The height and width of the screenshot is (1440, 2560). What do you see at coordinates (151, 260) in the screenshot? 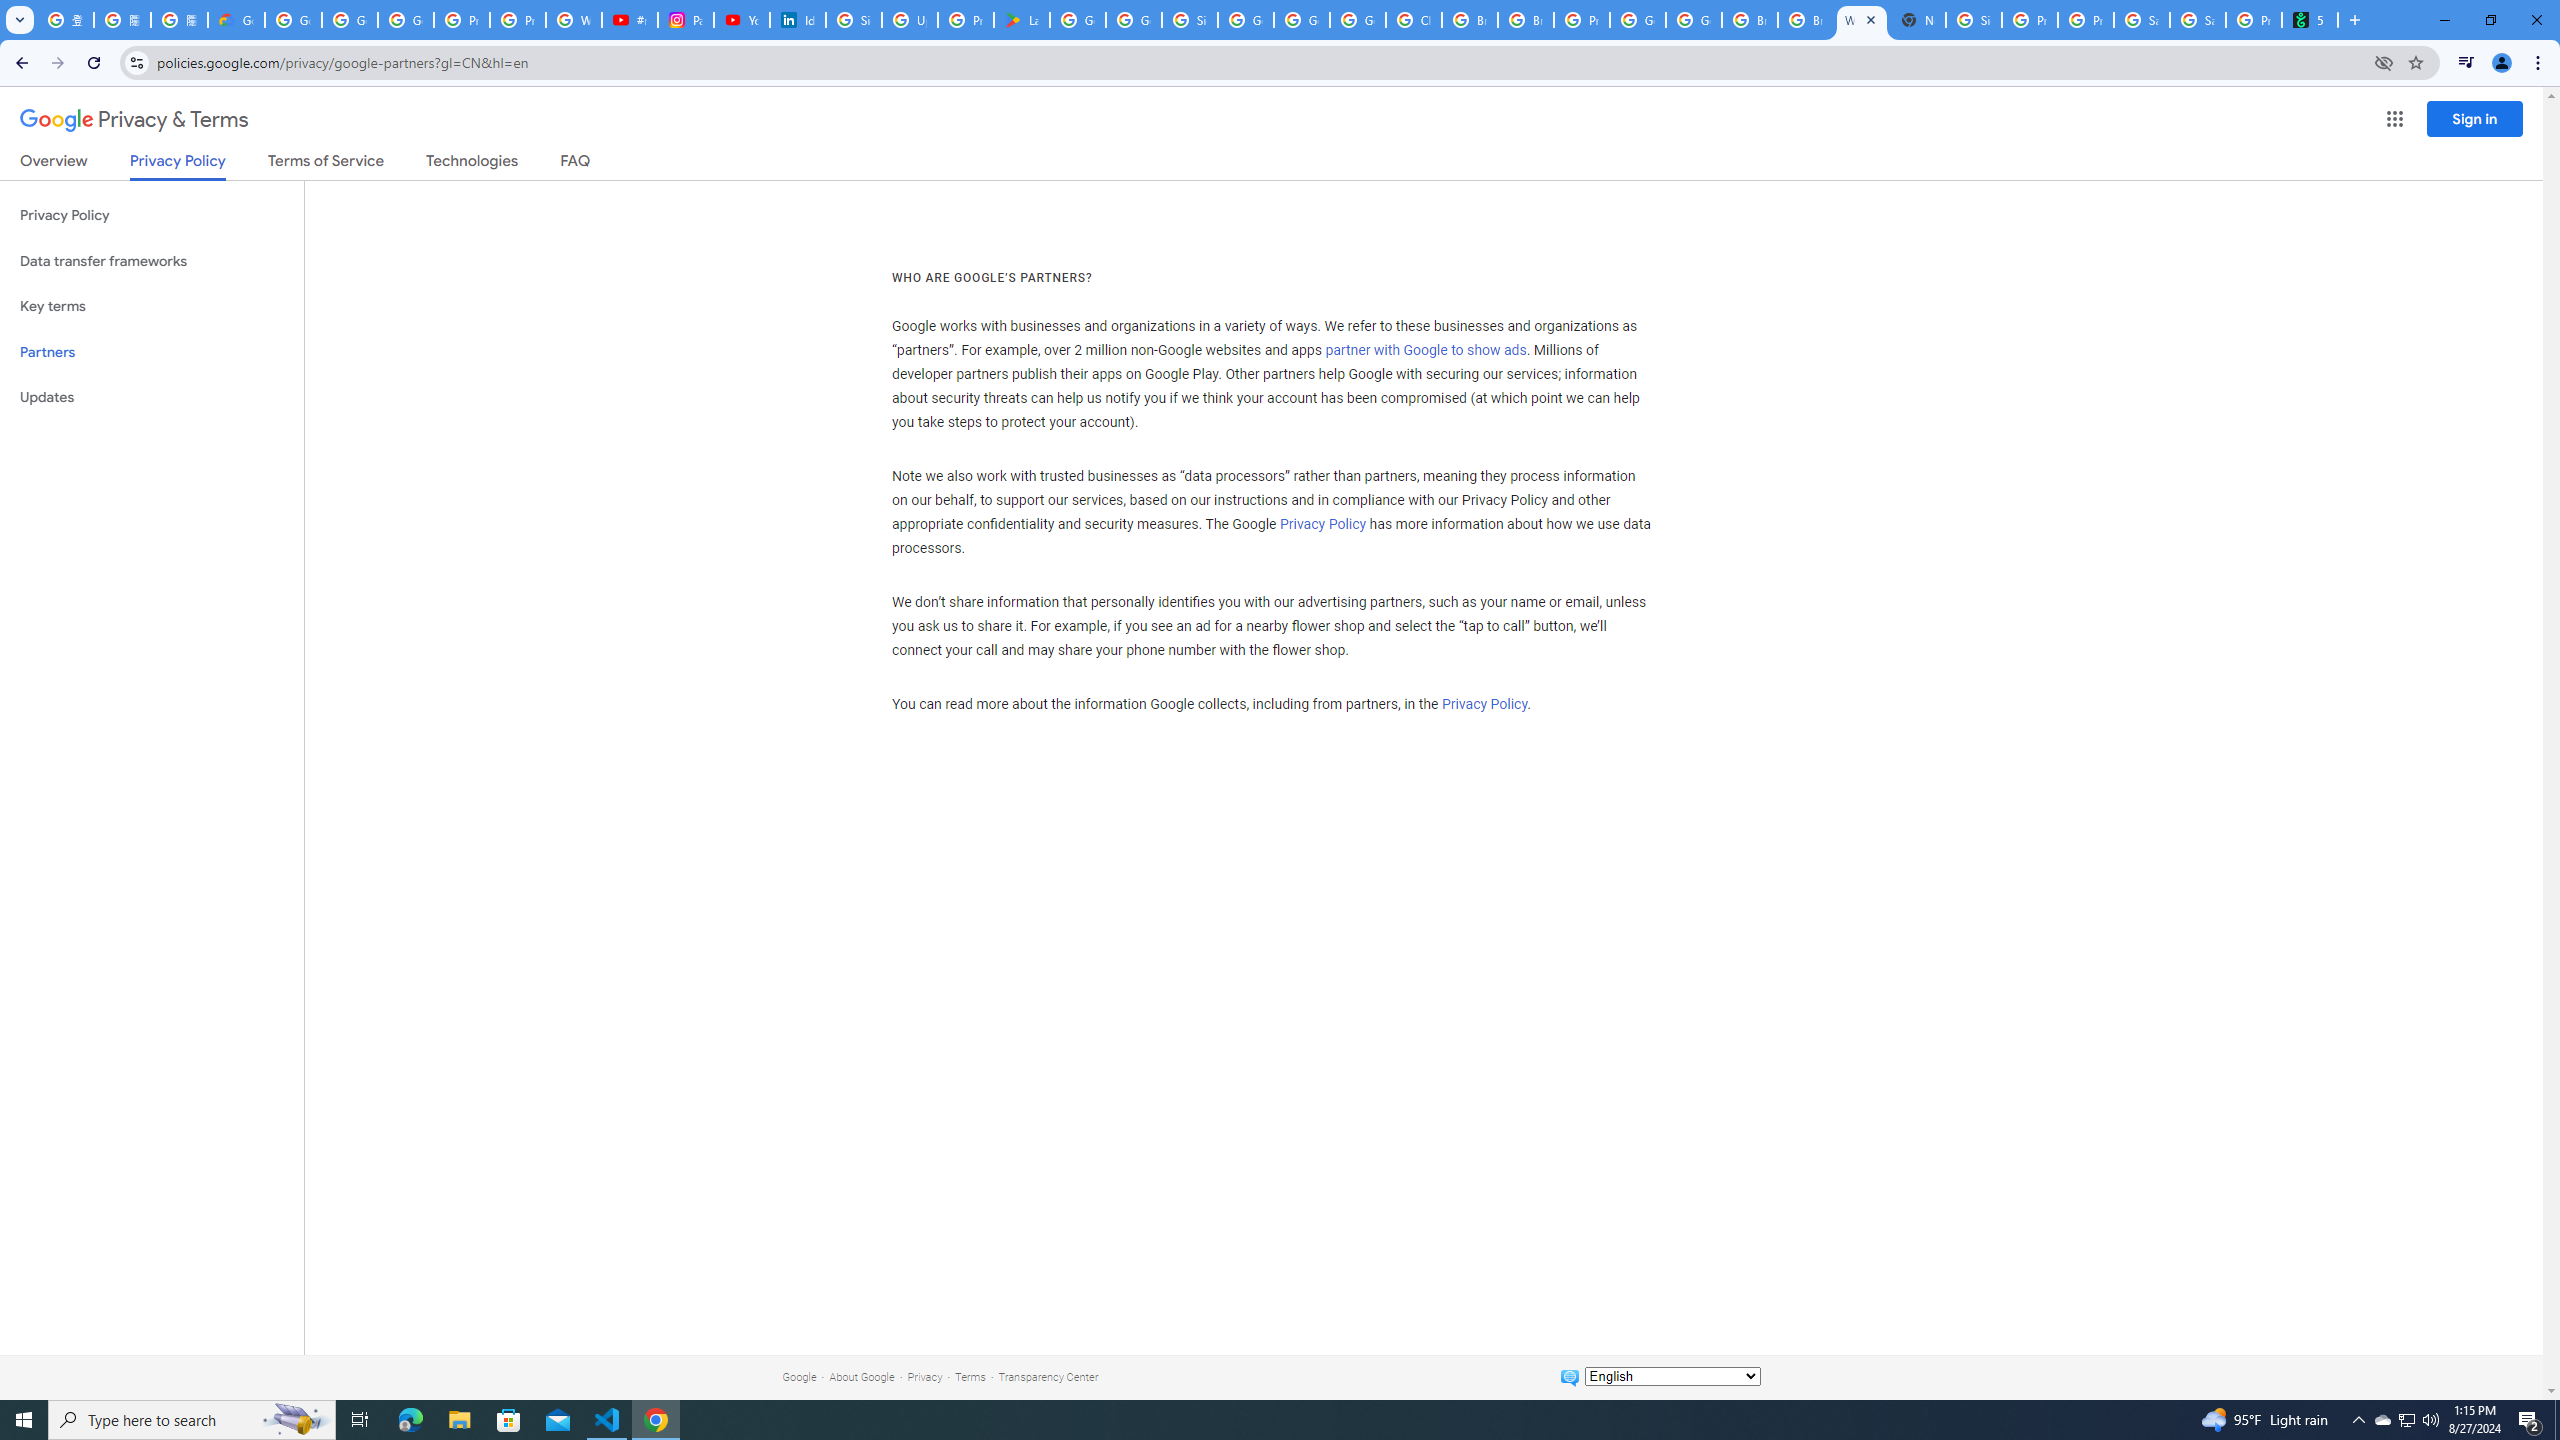
I see `'Data transfer frameworks'` at bounding box center [151, 260].